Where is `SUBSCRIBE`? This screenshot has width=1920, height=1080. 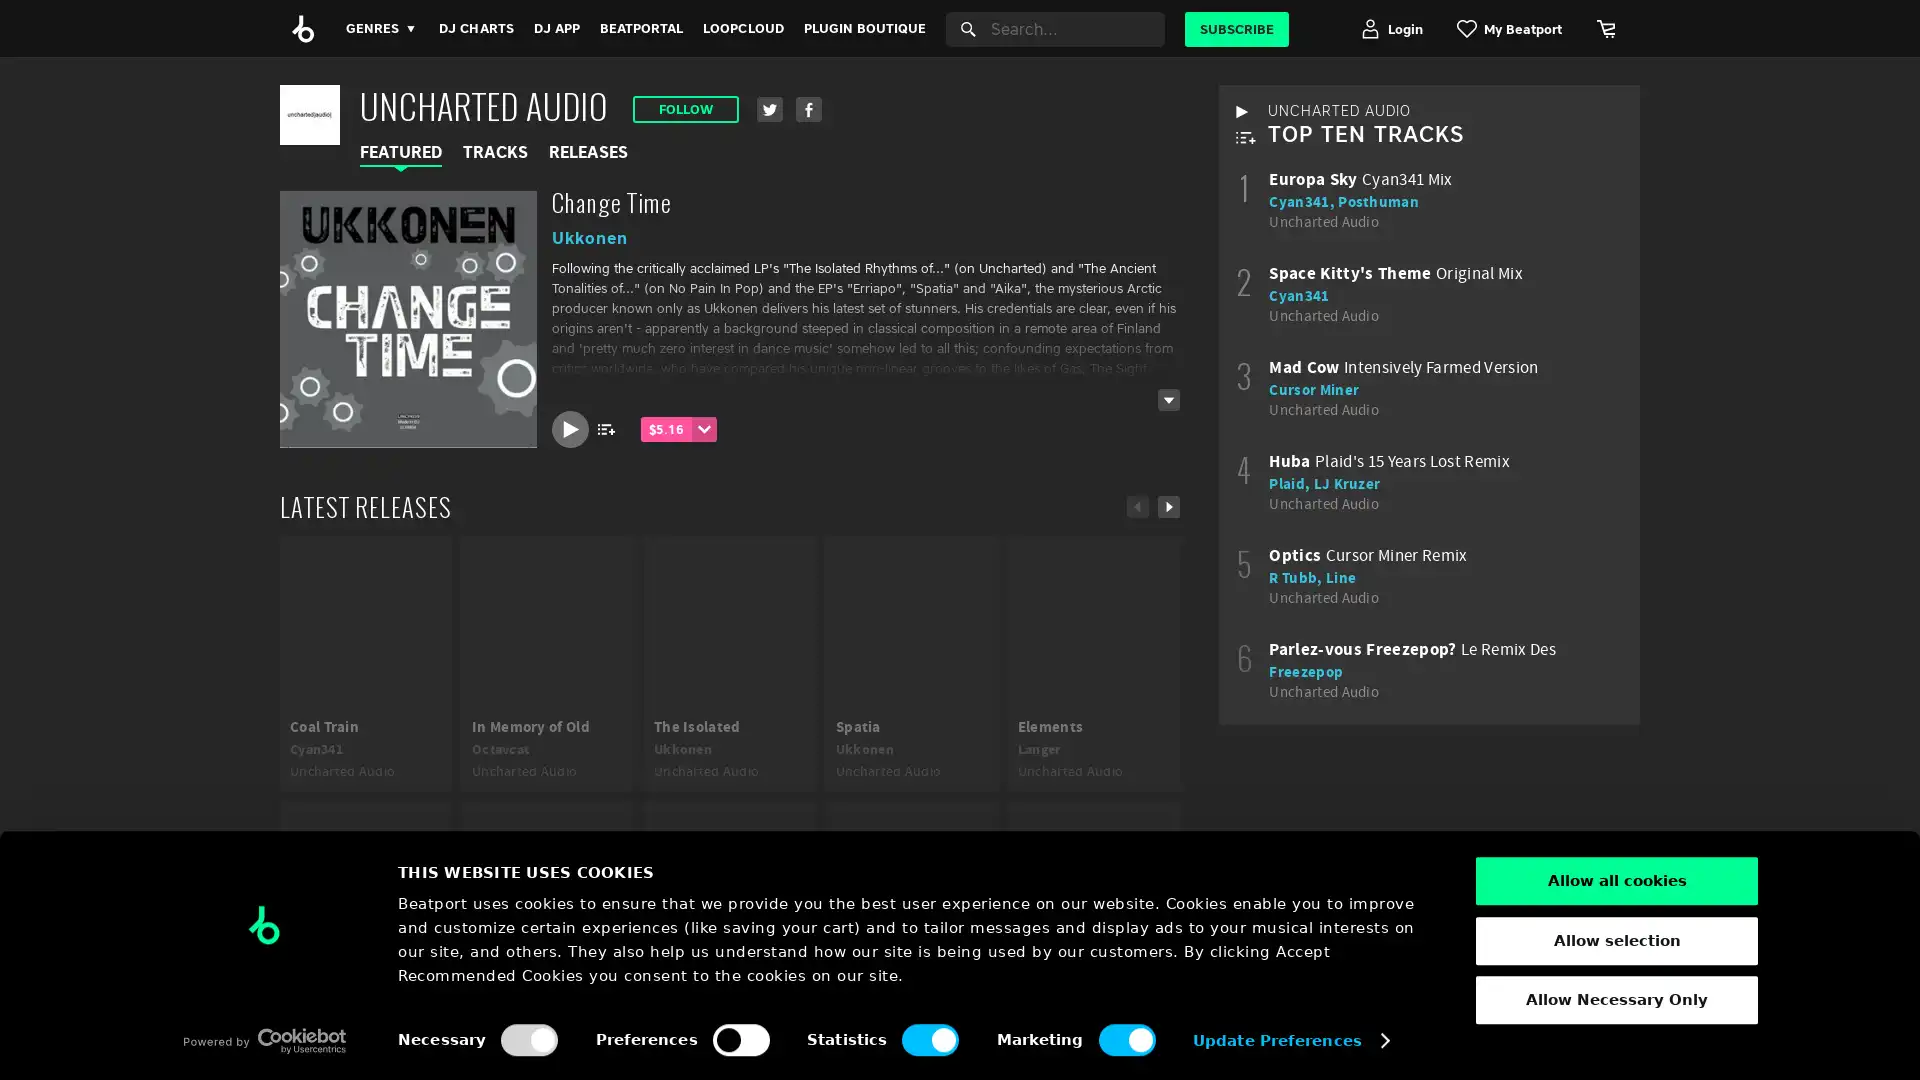
SUBSCRIBE is located at coordinates (1236, 28).